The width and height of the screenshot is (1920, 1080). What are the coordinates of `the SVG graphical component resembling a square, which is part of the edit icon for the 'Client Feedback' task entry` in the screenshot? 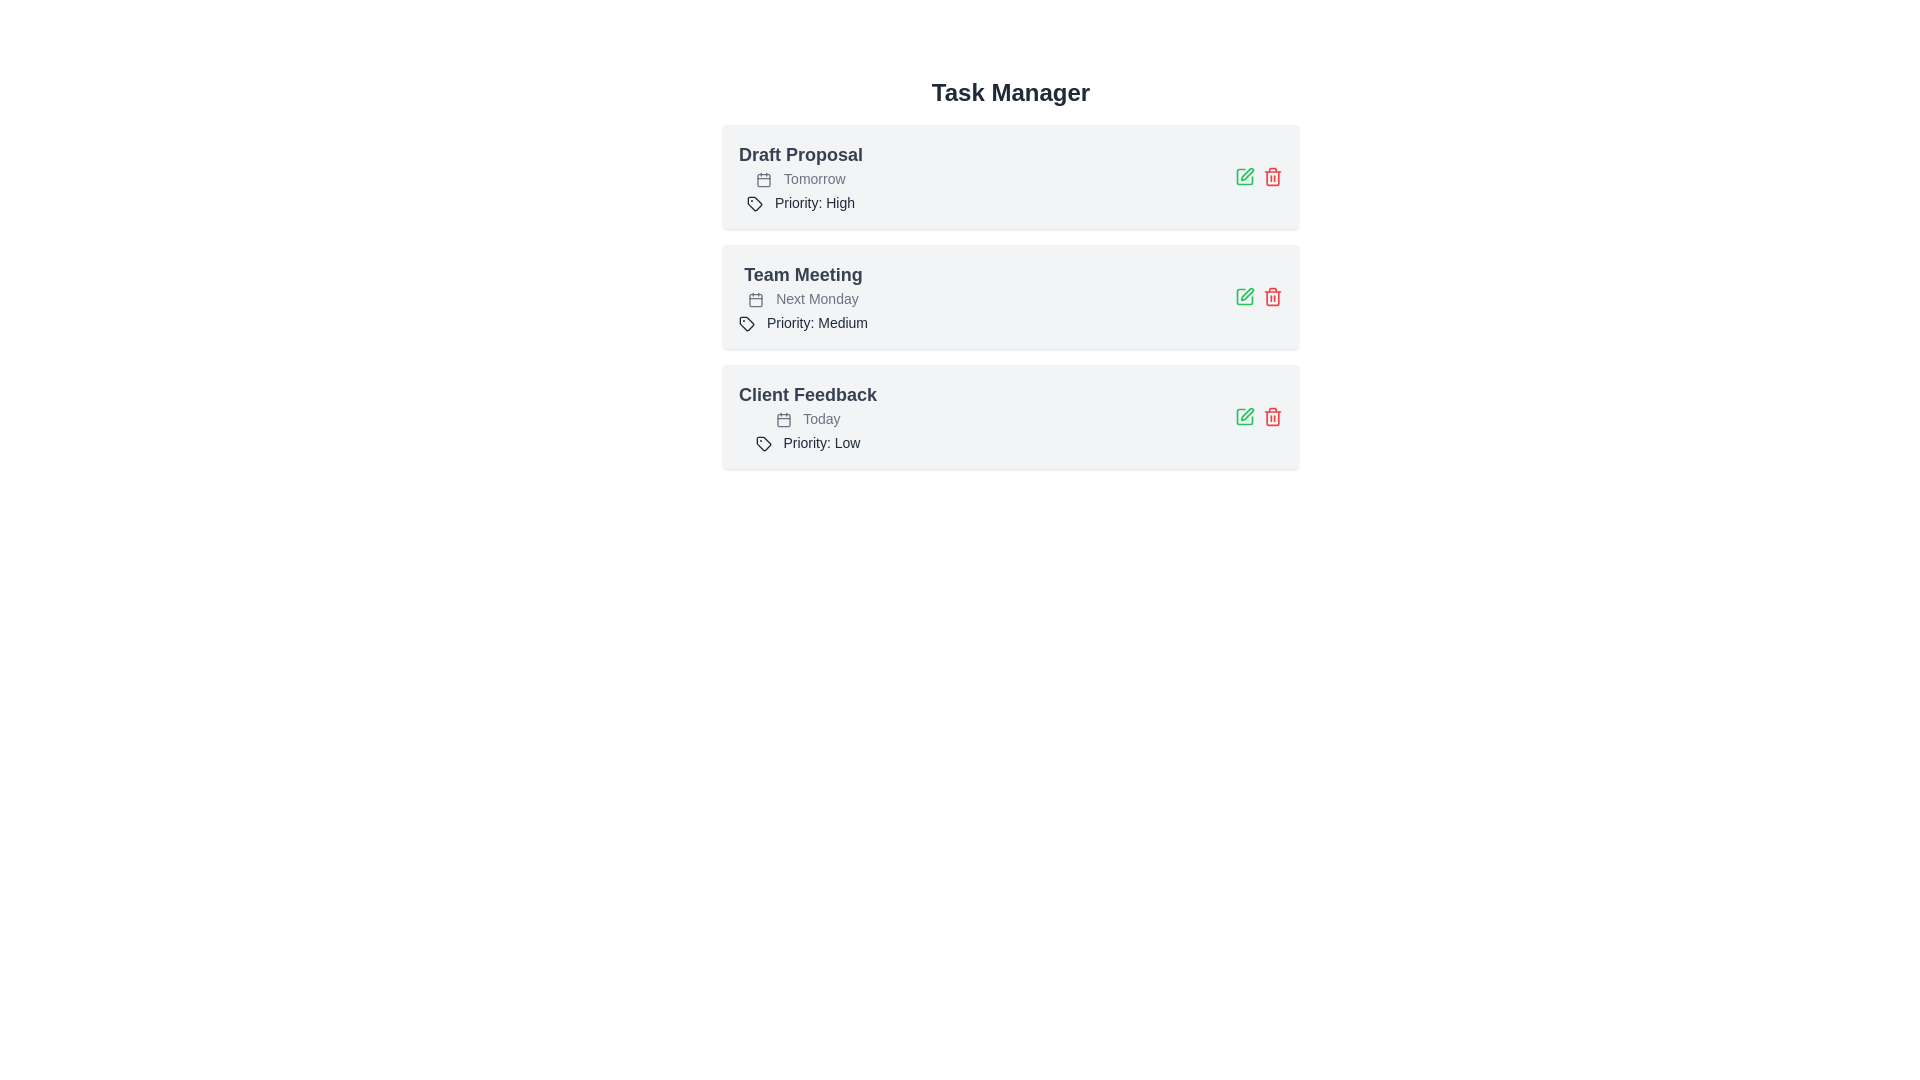 It's located at (1243, 415).